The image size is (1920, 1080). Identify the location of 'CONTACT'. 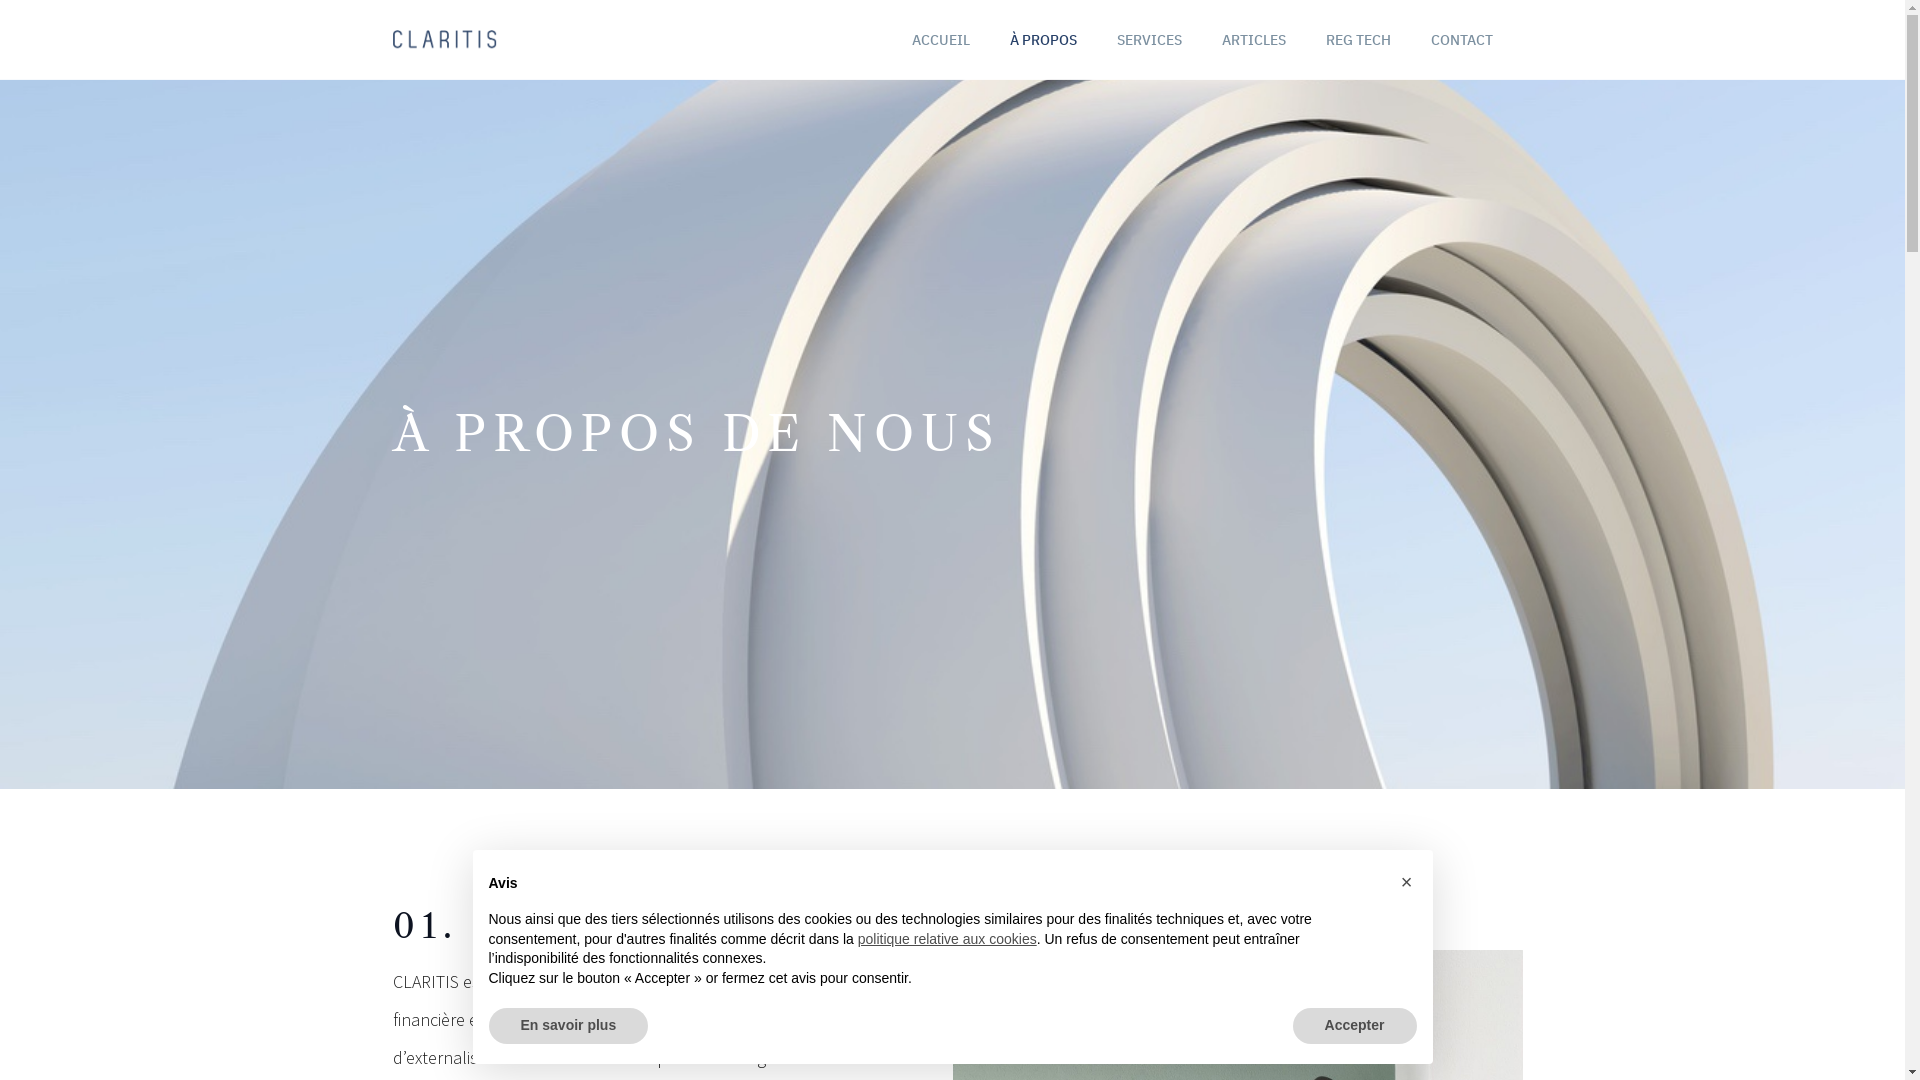
(1409, 39).